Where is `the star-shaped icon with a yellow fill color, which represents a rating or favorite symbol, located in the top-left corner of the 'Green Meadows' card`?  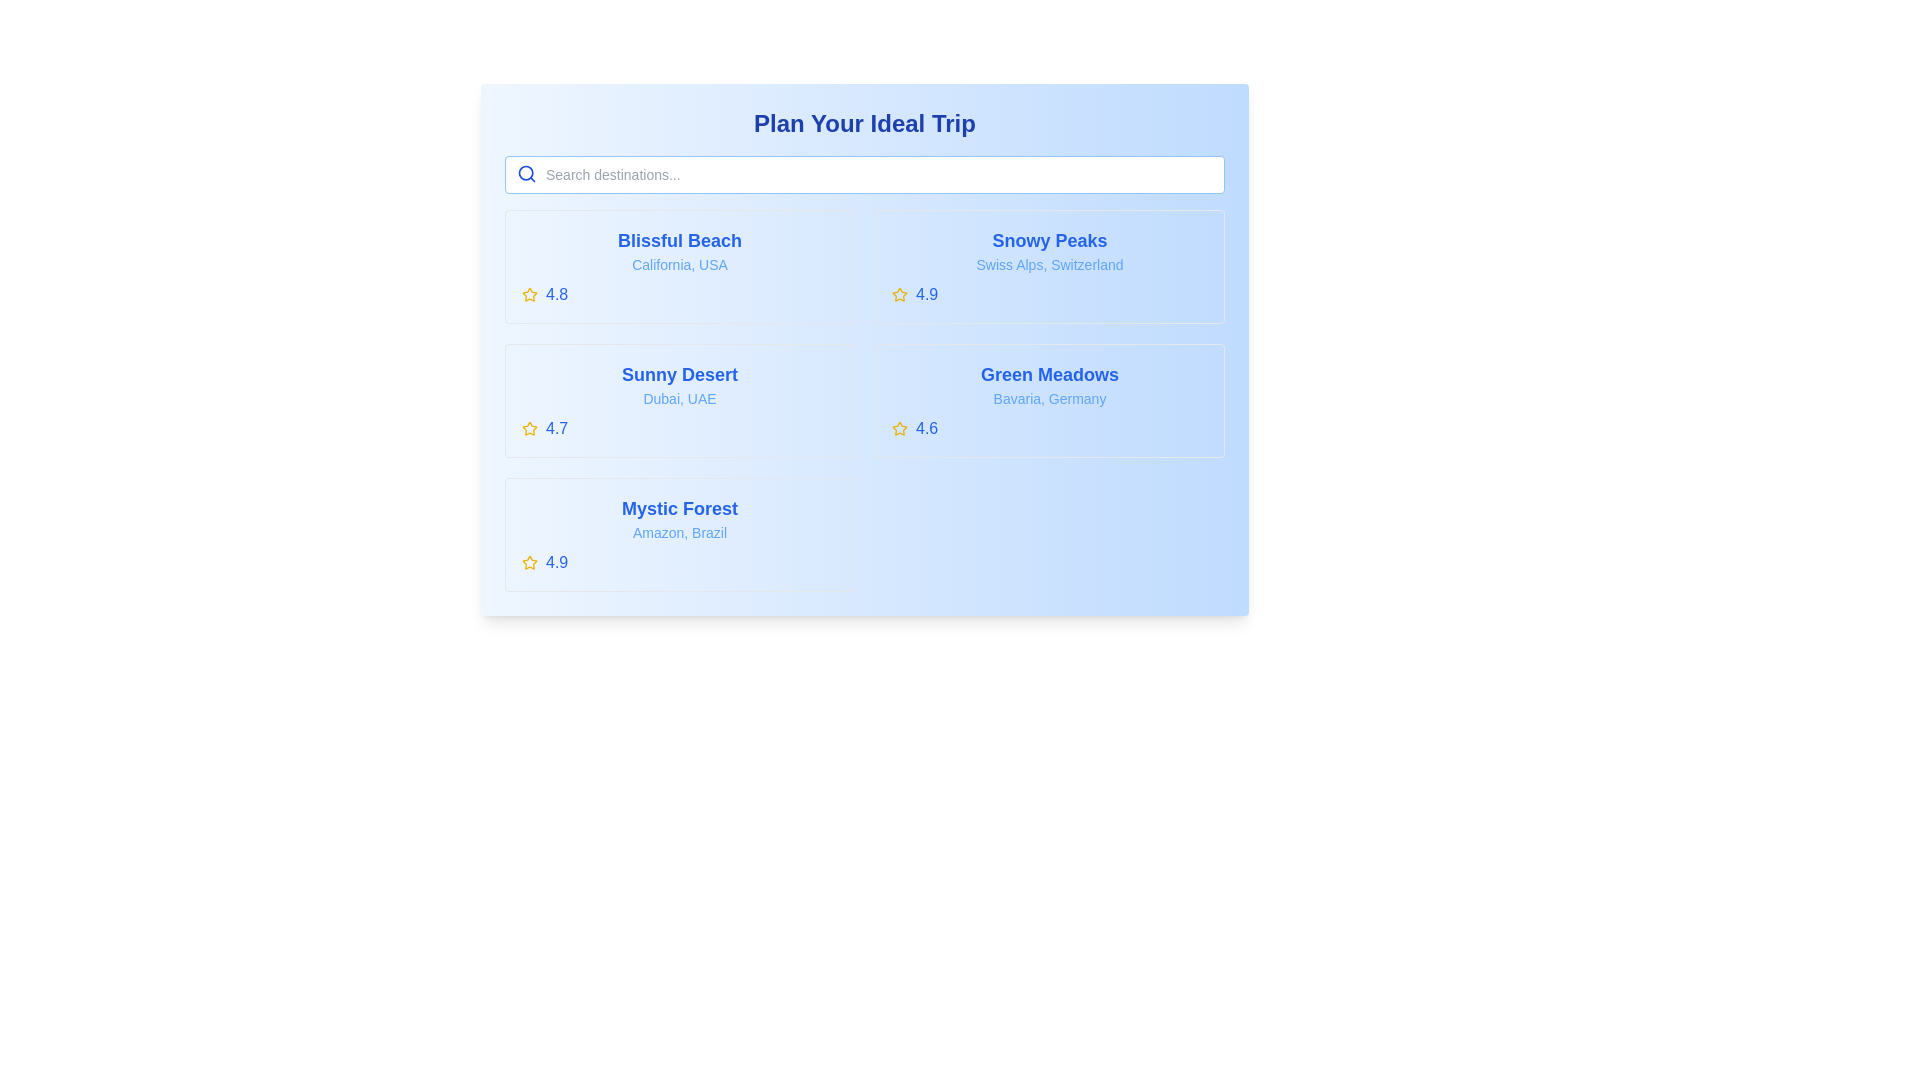 the star-shaped icon with a yellow fill color, which represents a rating or favorite symbol, located in the top-left corner of the 'Green Meadows' card is located at coordinates (899, 427).